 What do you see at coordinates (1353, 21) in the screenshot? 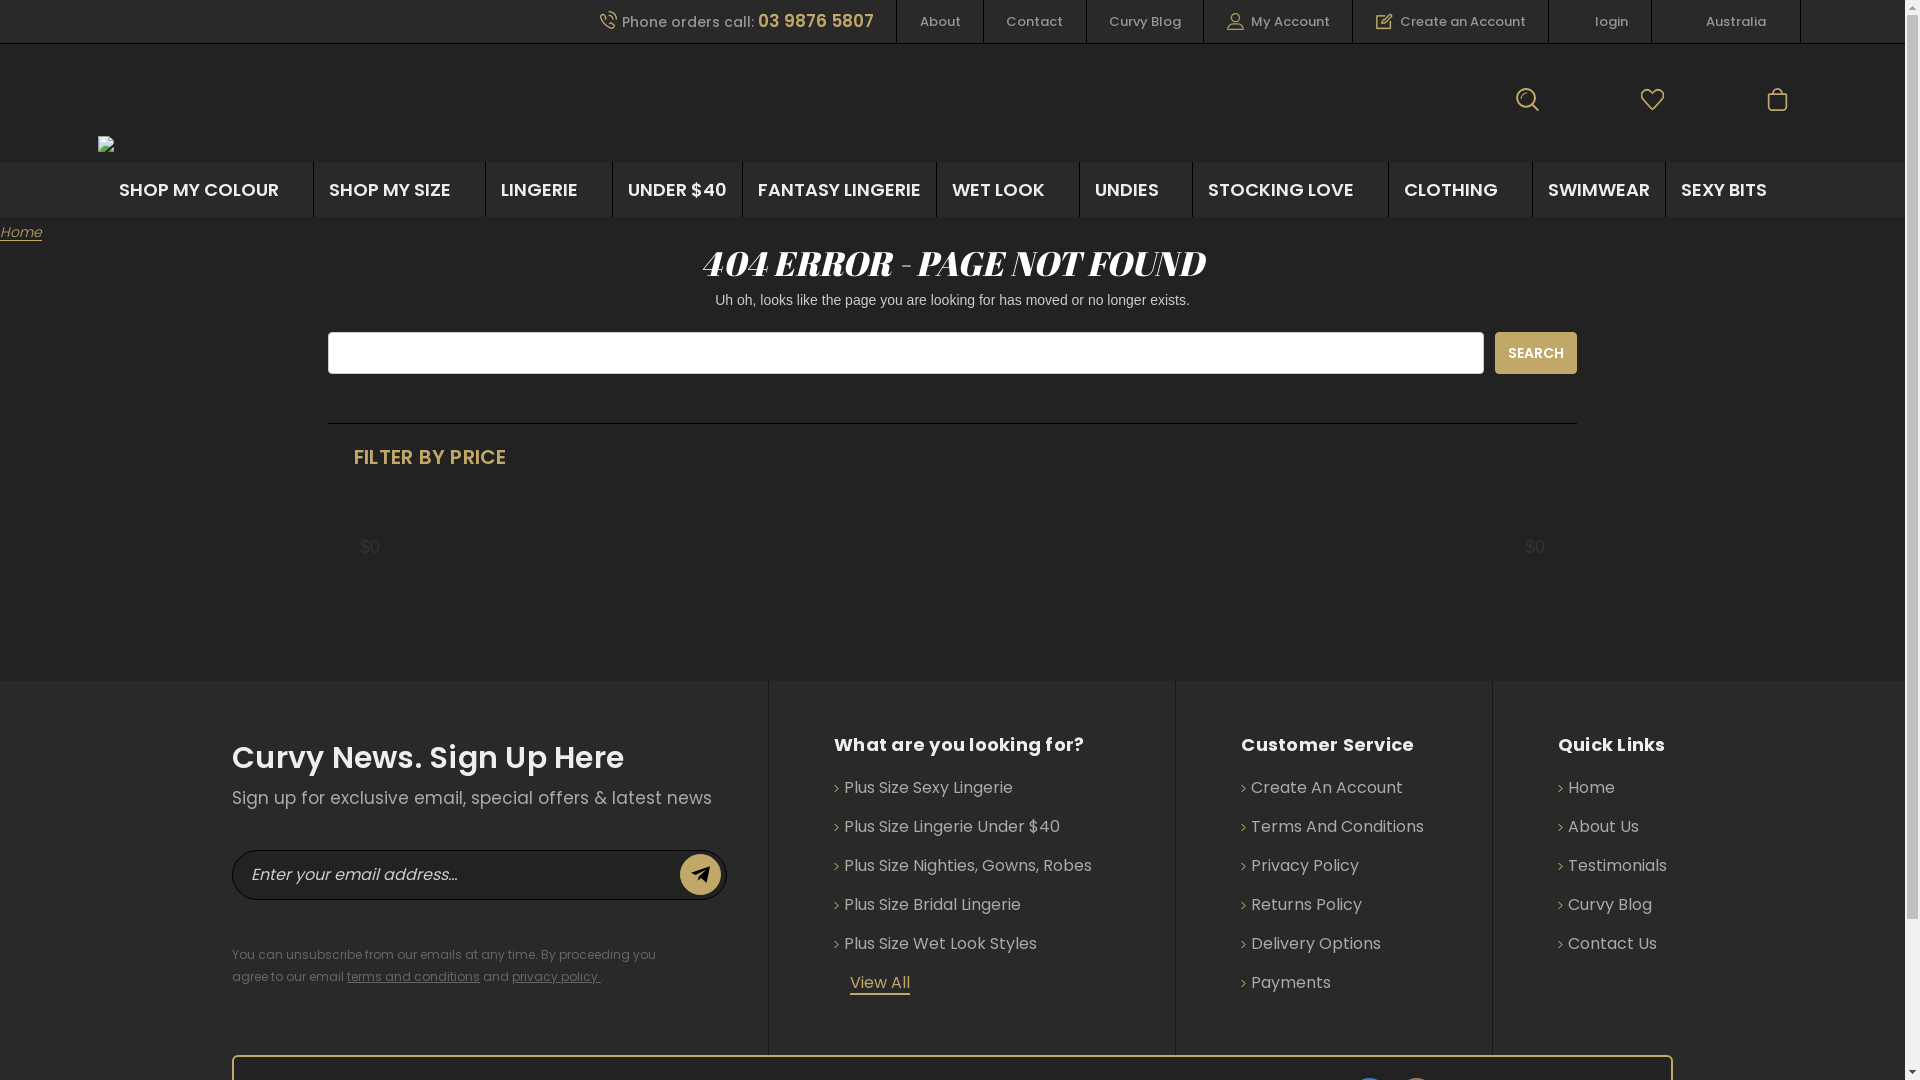
I see `'Create an Account'` at bounding box center [1353, 21].